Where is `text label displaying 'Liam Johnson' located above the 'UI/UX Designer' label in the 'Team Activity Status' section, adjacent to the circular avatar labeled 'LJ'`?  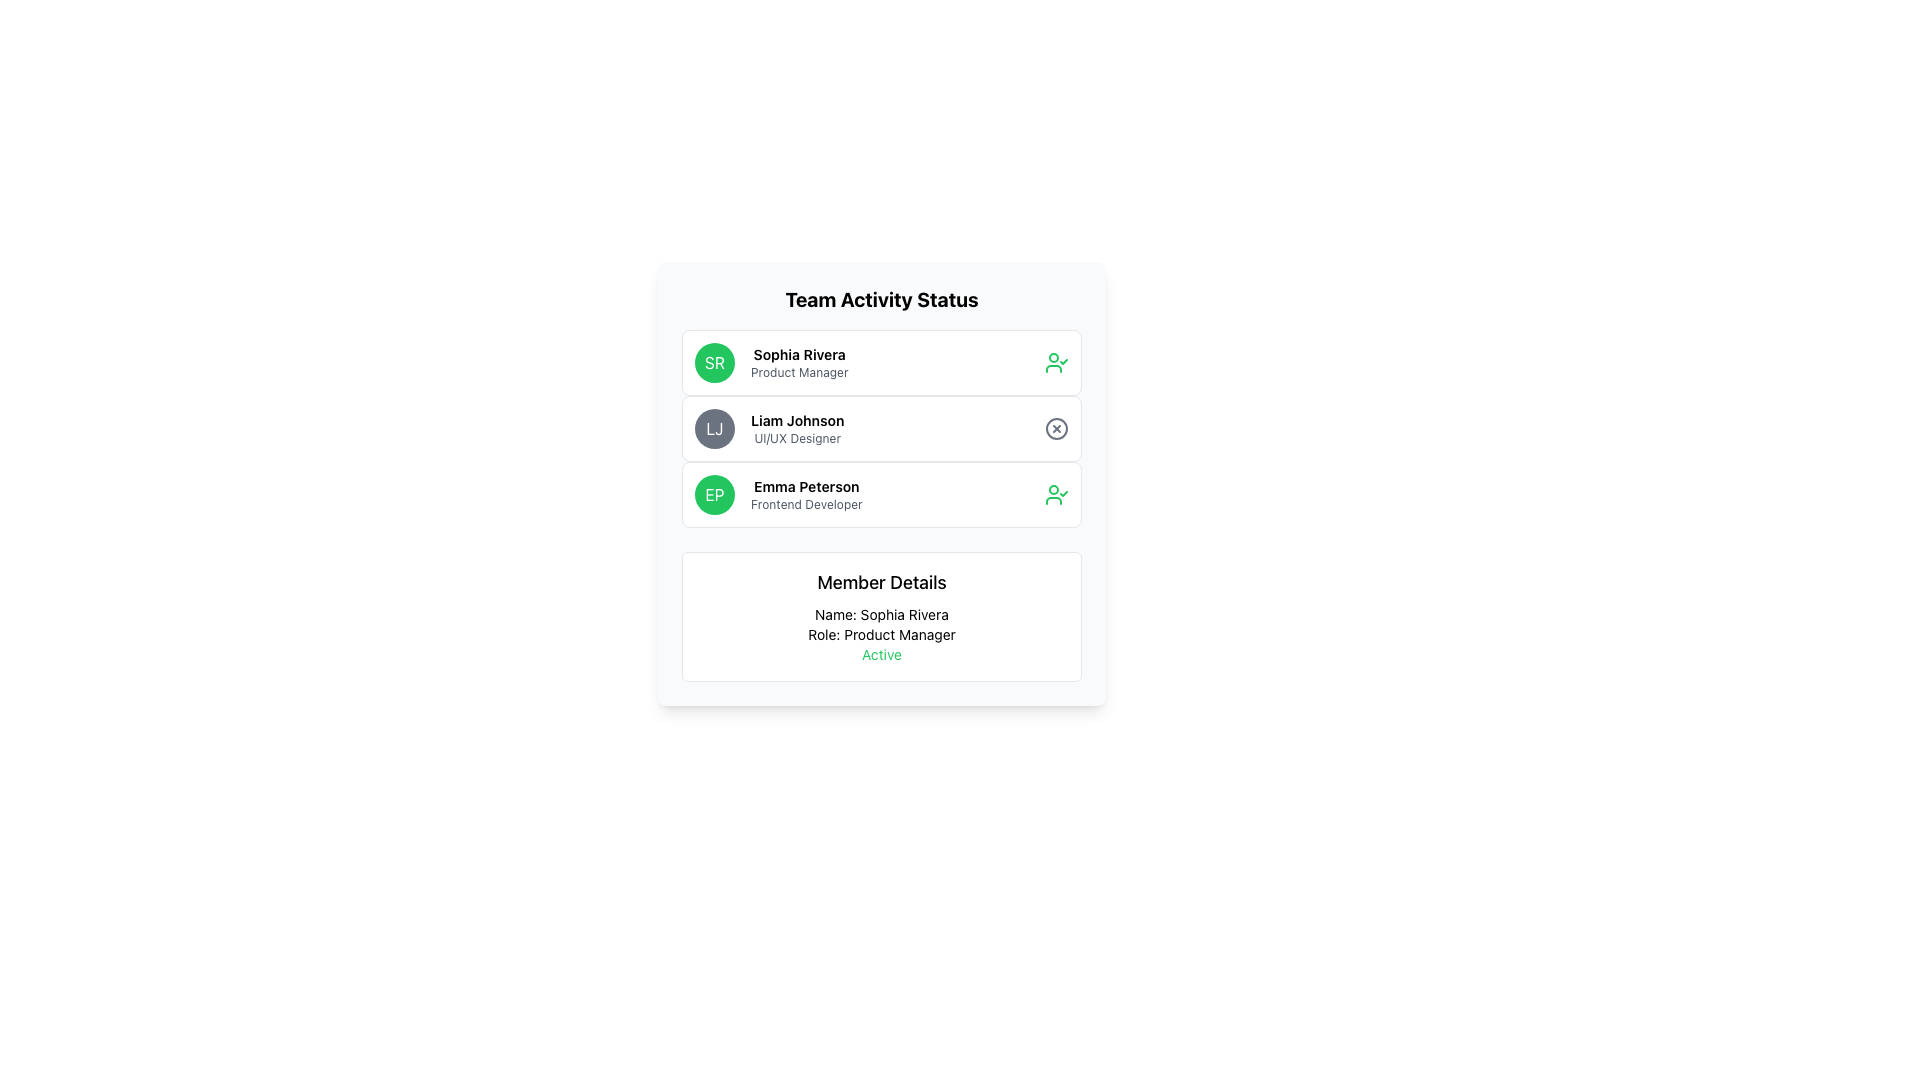 text label displaying 'Liam Johnson' located above the 'UI/UX Designer' label in the 'Team Activity Status' section, adjacent to the circular avatar labeled 'LJ' is located at coordinates (796, 419).